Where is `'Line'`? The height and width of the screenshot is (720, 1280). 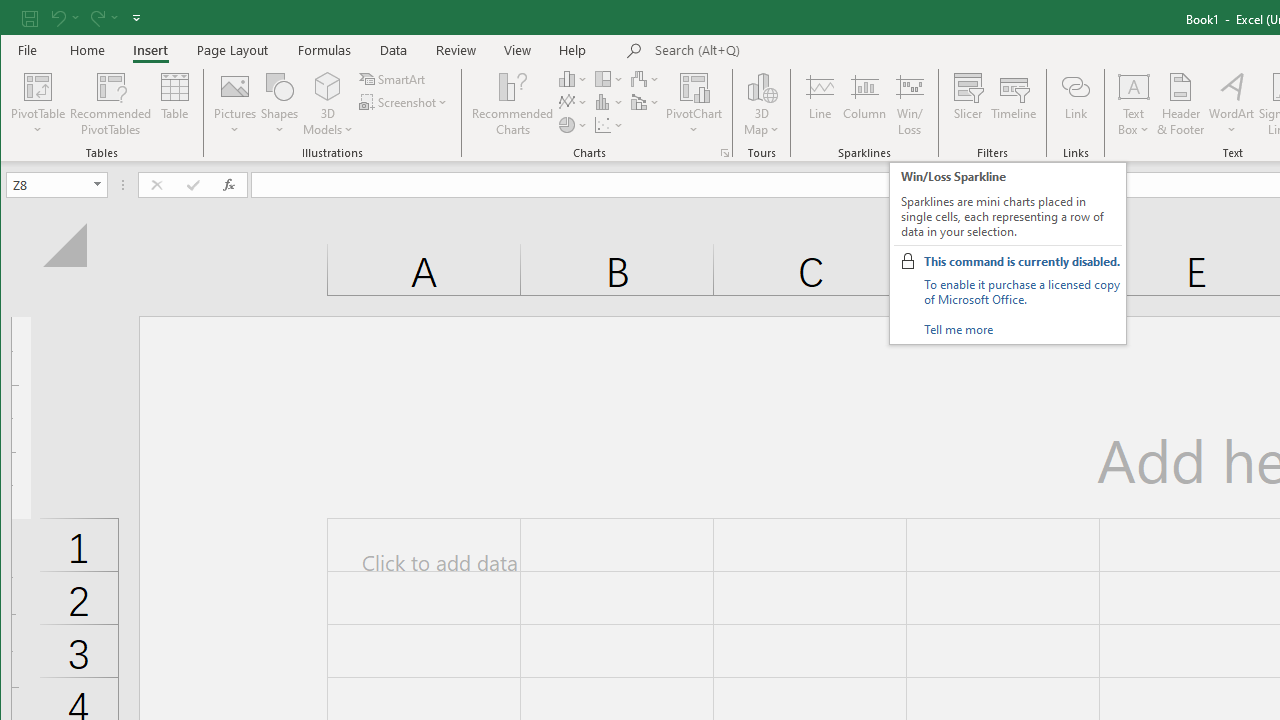 'Line' is located at coordinates (819, 104).